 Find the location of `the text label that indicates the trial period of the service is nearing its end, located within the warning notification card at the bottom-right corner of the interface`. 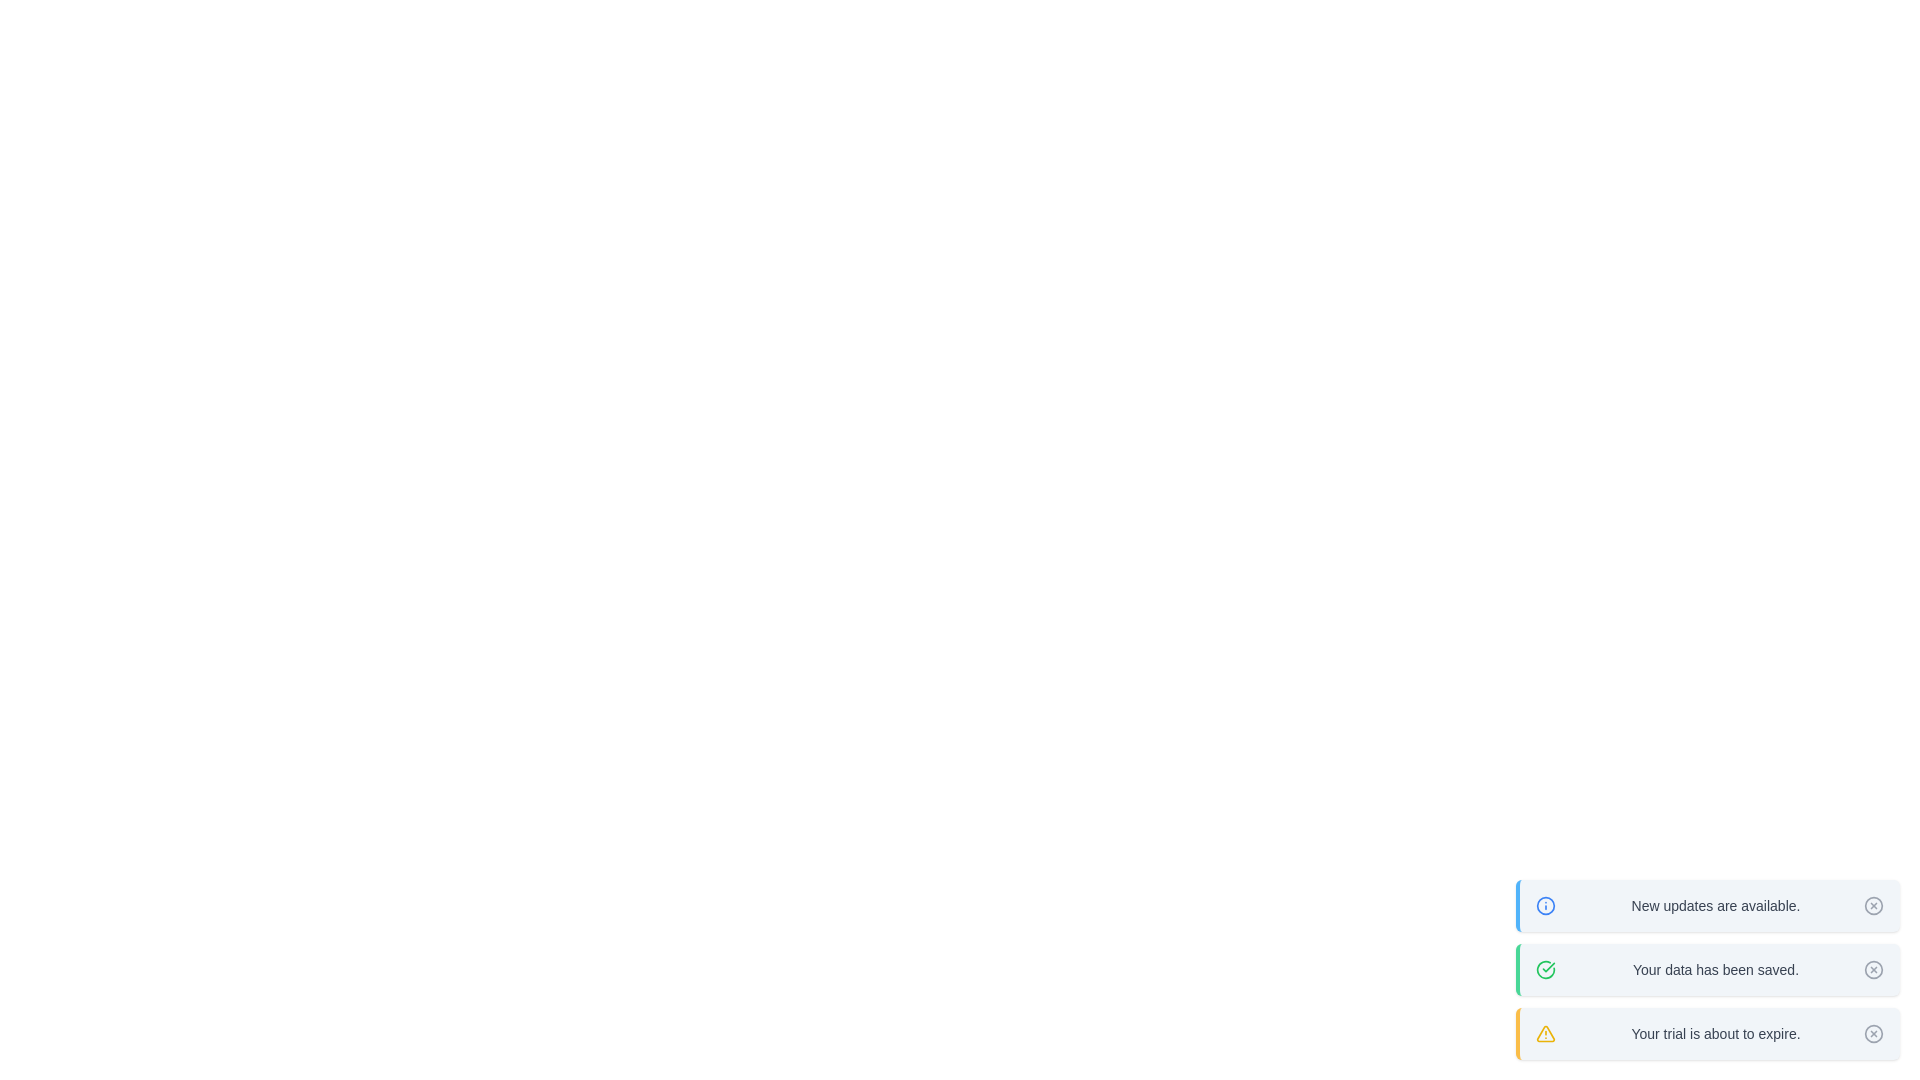

the text label that indicates the trial period of the service is nearing its end, located within the warning notification card at the bottom-right corner of the interface is located at coordinates (1715, 1033).